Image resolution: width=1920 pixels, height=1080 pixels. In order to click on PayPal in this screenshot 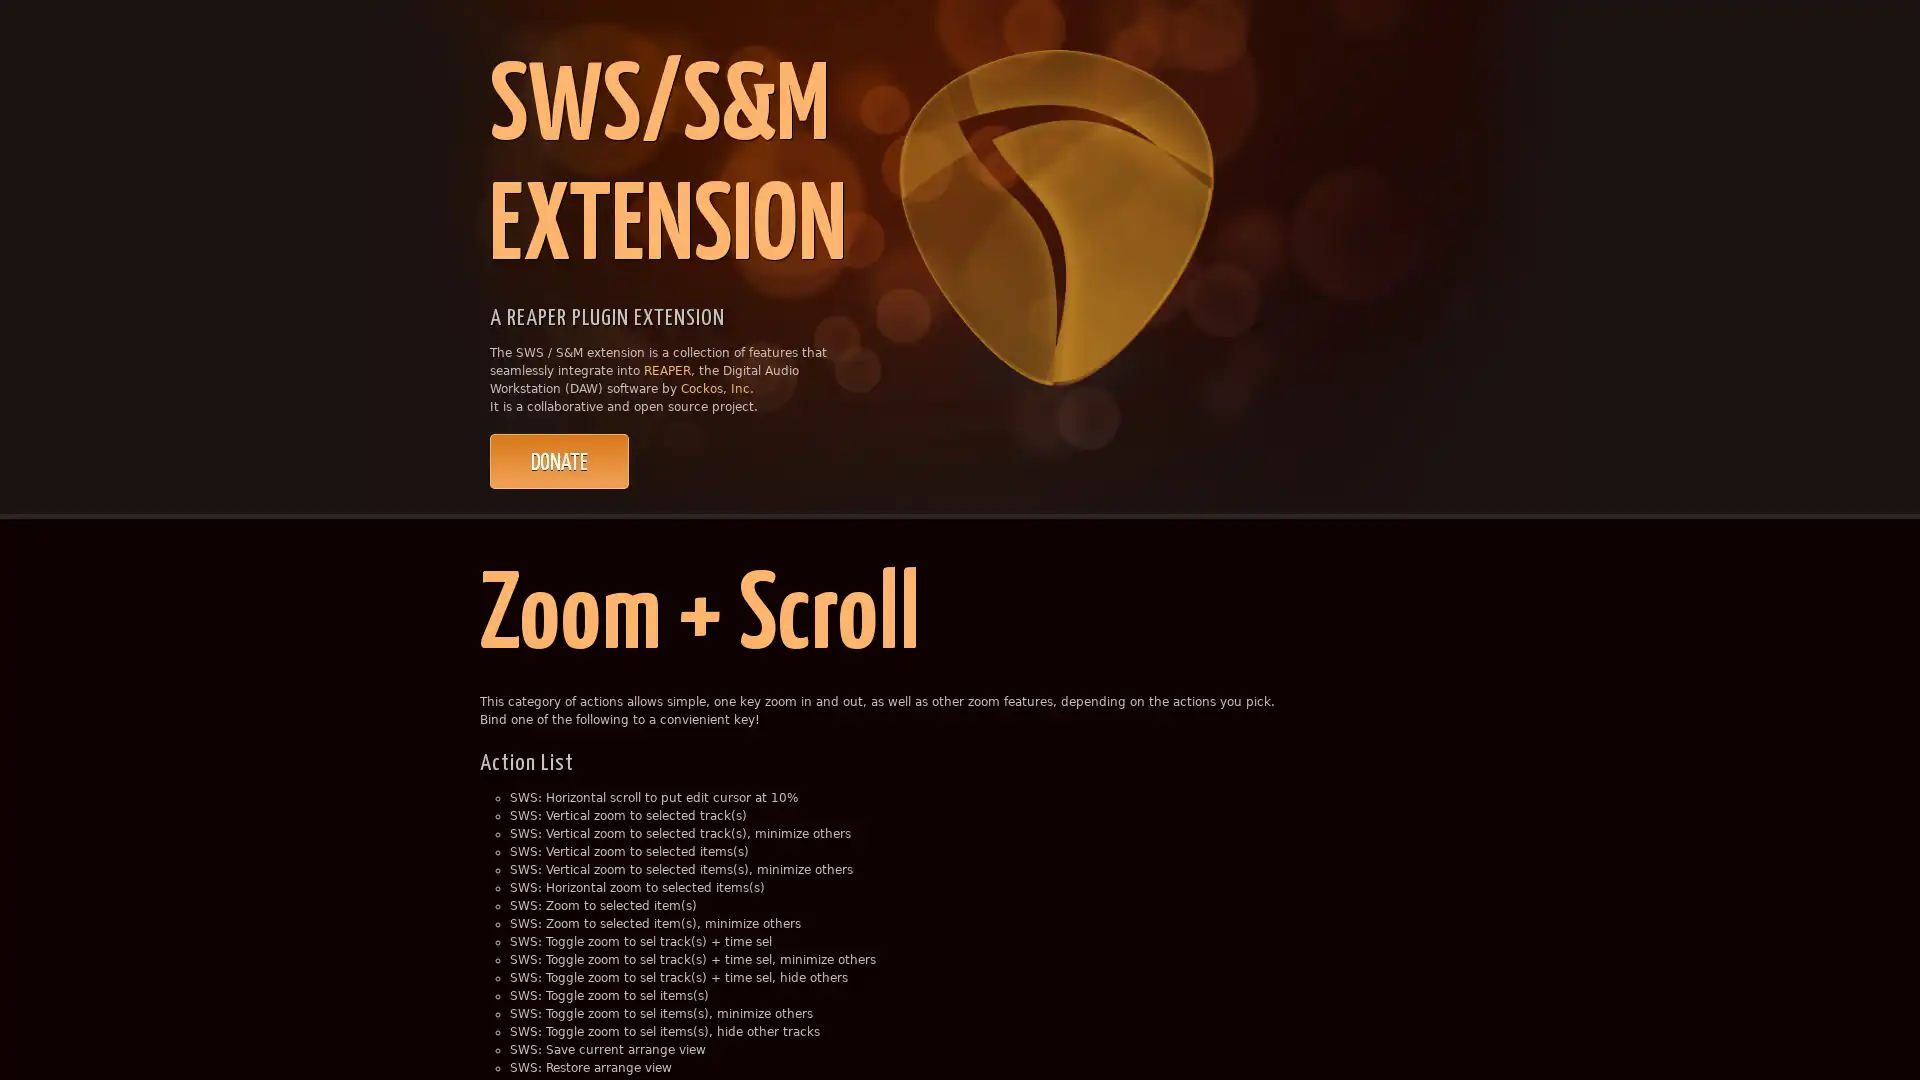, I will do `click(559, 461)`.